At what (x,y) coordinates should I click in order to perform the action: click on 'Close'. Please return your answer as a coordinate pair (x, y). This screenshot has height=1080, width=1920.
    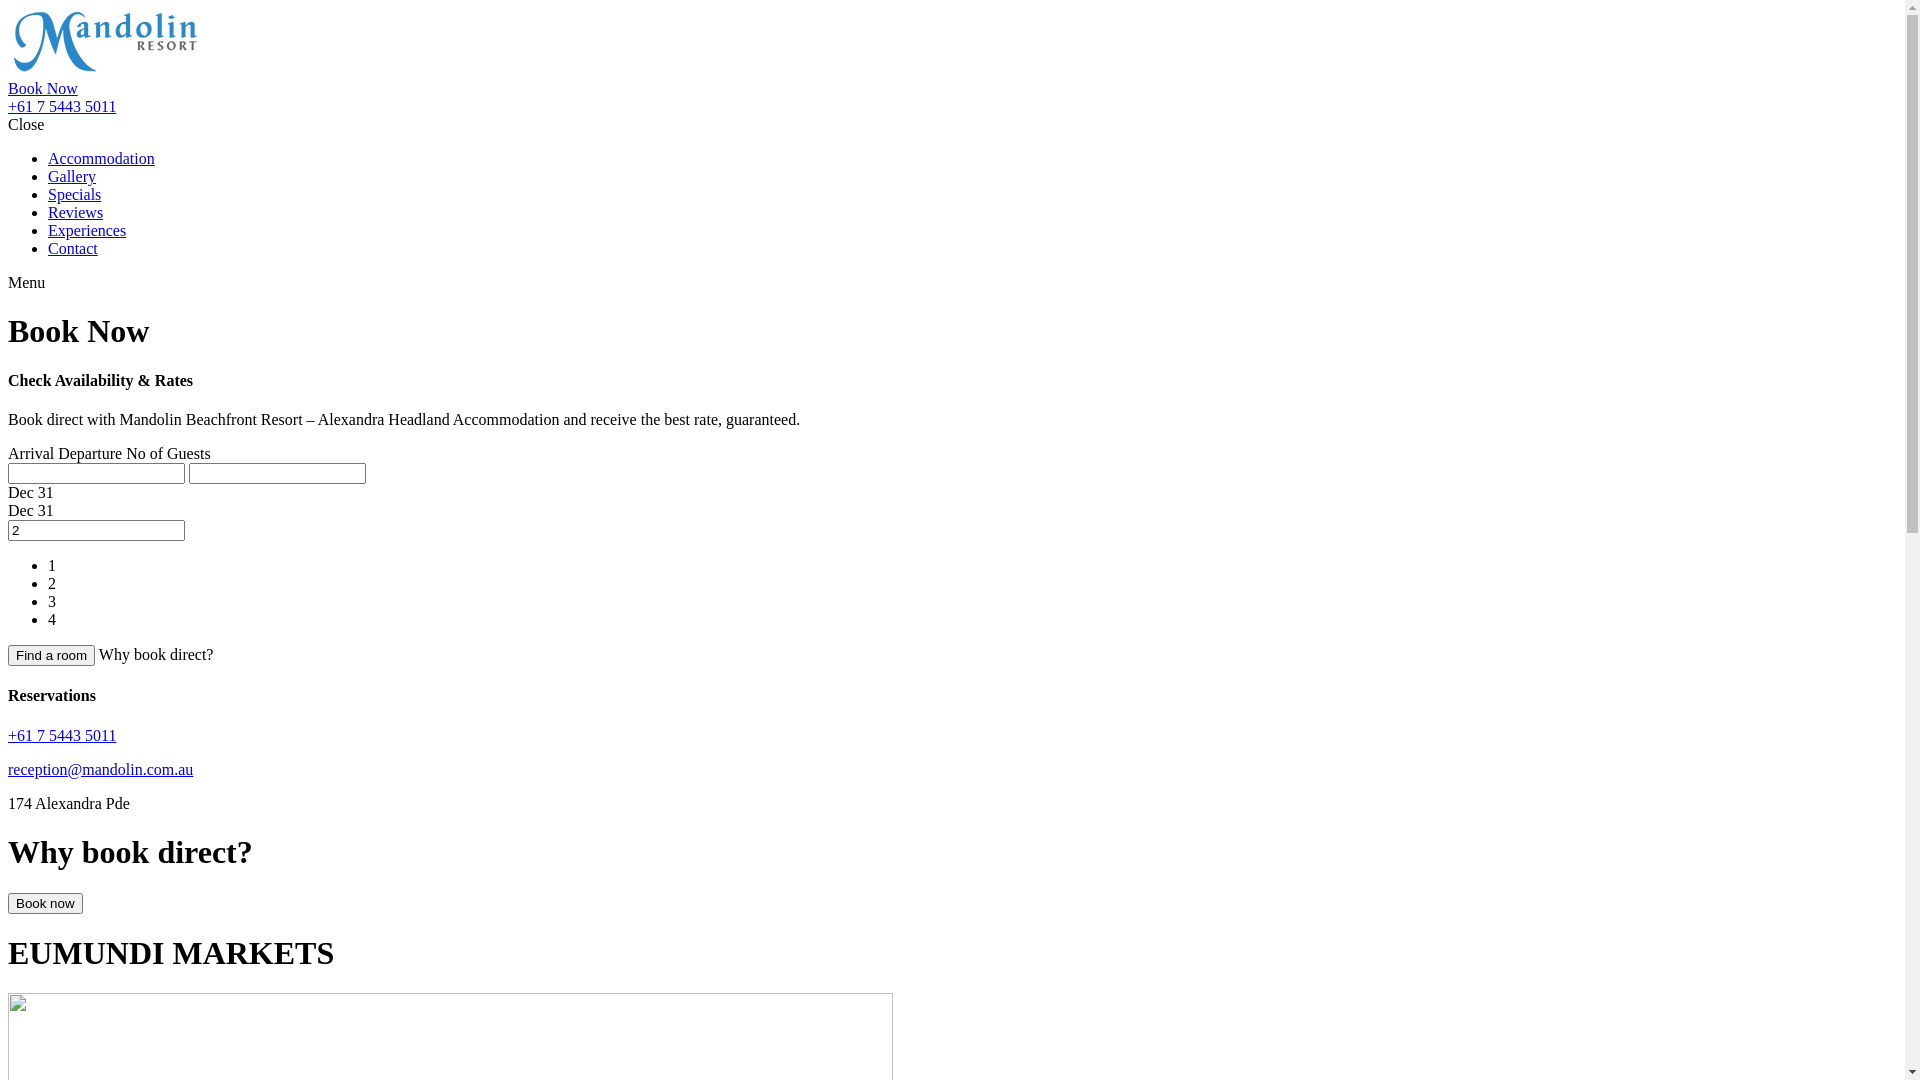
    Looking at the image, I should click on (25, 124).